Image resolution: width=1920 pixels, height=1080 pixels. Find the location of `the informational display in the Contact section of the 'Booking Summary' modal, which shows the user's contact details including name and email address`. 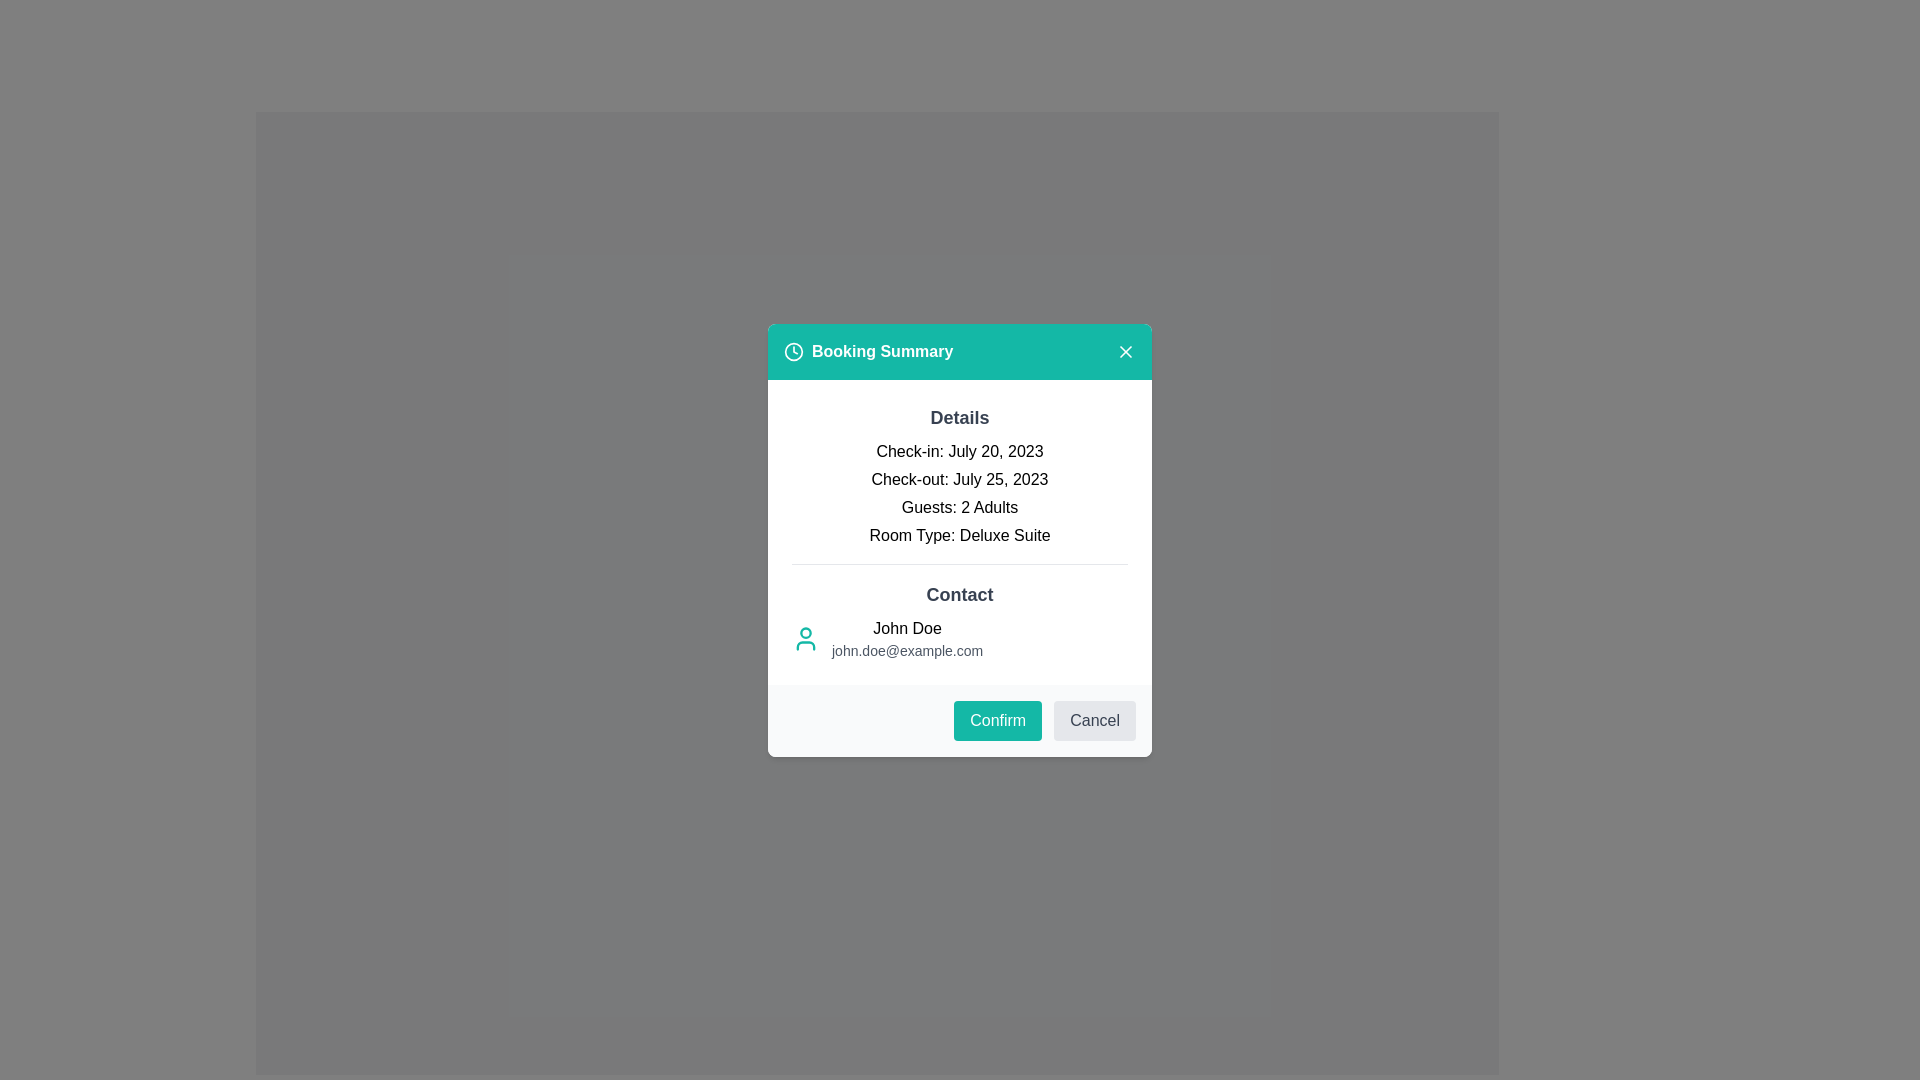

the informational display in the Contact section of the 'Booking Summary' modal, which shows the user's contact details including name and email address is located at coordinates (960, 638).